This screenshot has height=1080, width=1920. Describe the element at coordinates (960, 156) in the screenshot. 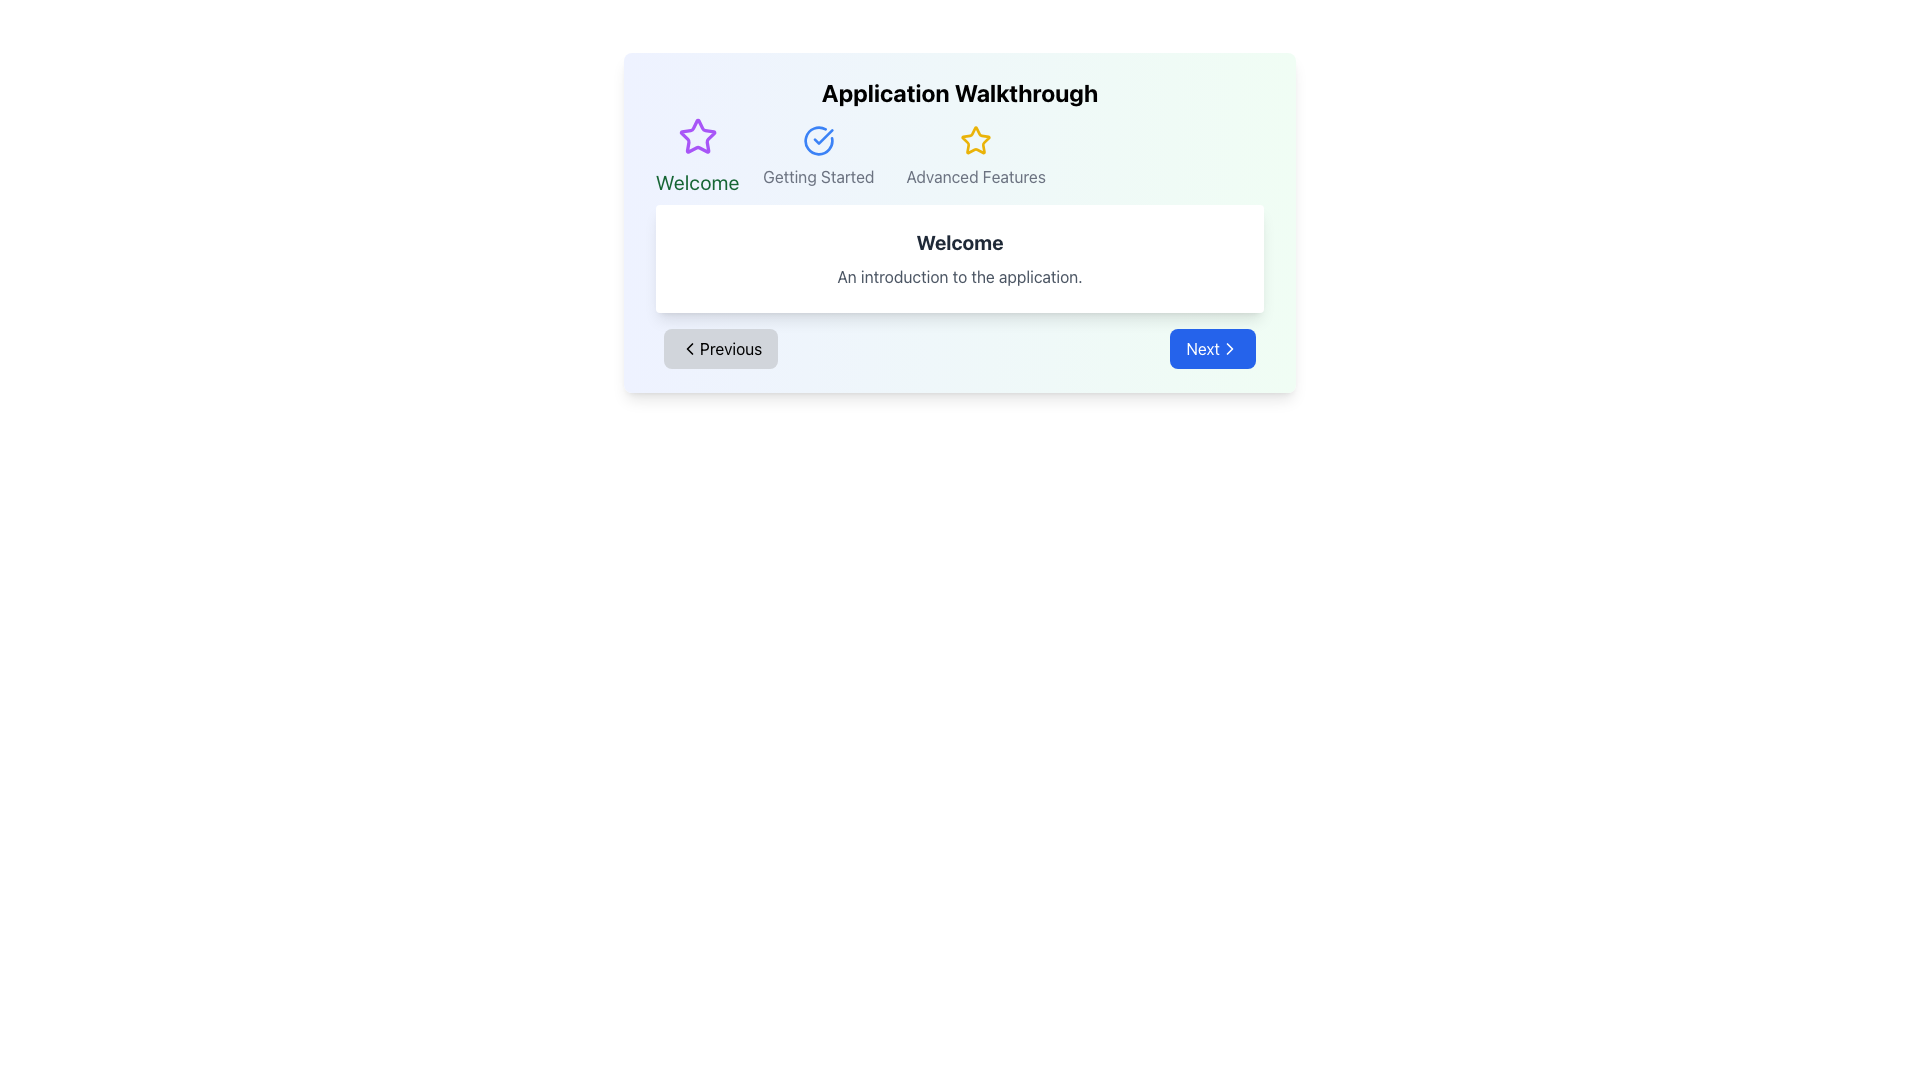

I see `the 'Advanced Features' navigation menu item` at that location.